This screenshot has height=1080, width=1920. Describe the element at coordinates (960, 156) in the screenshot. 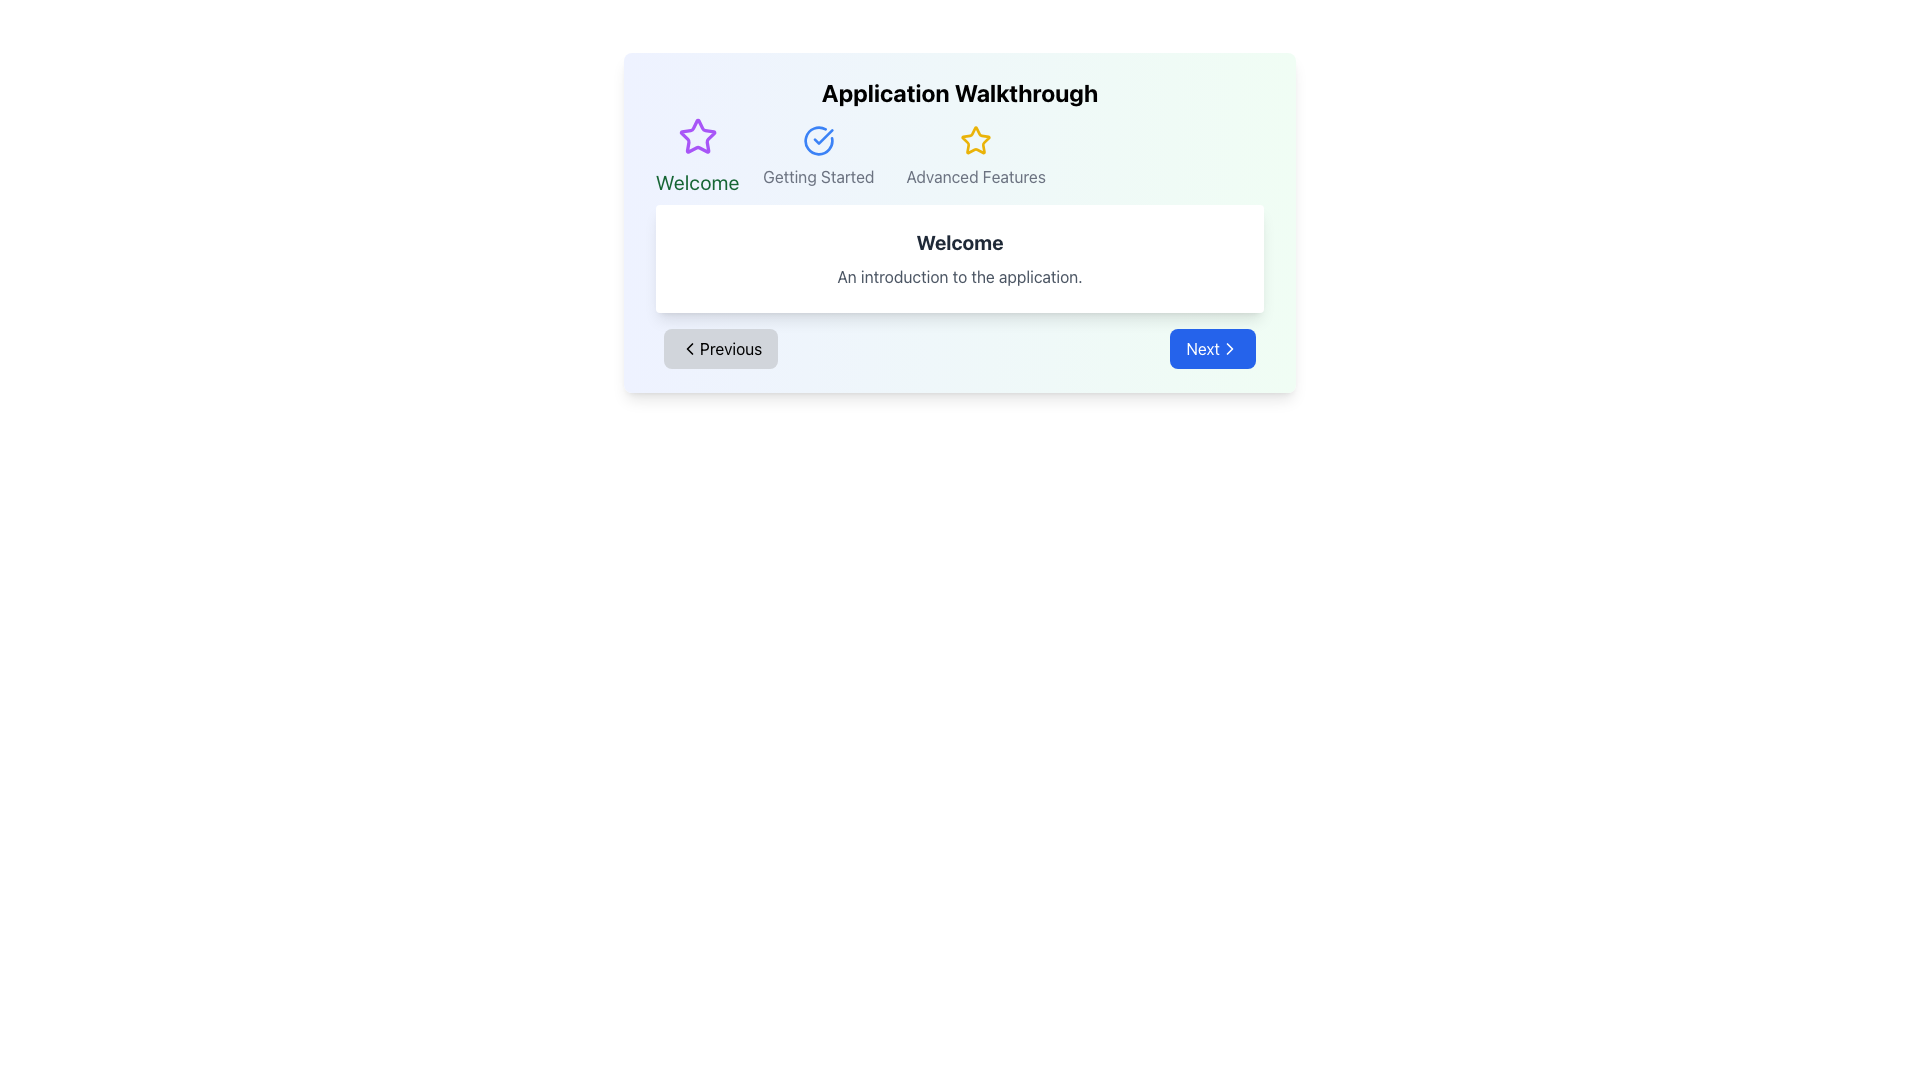

I see `the 'Advanced Features' navigation menu item` at that location.